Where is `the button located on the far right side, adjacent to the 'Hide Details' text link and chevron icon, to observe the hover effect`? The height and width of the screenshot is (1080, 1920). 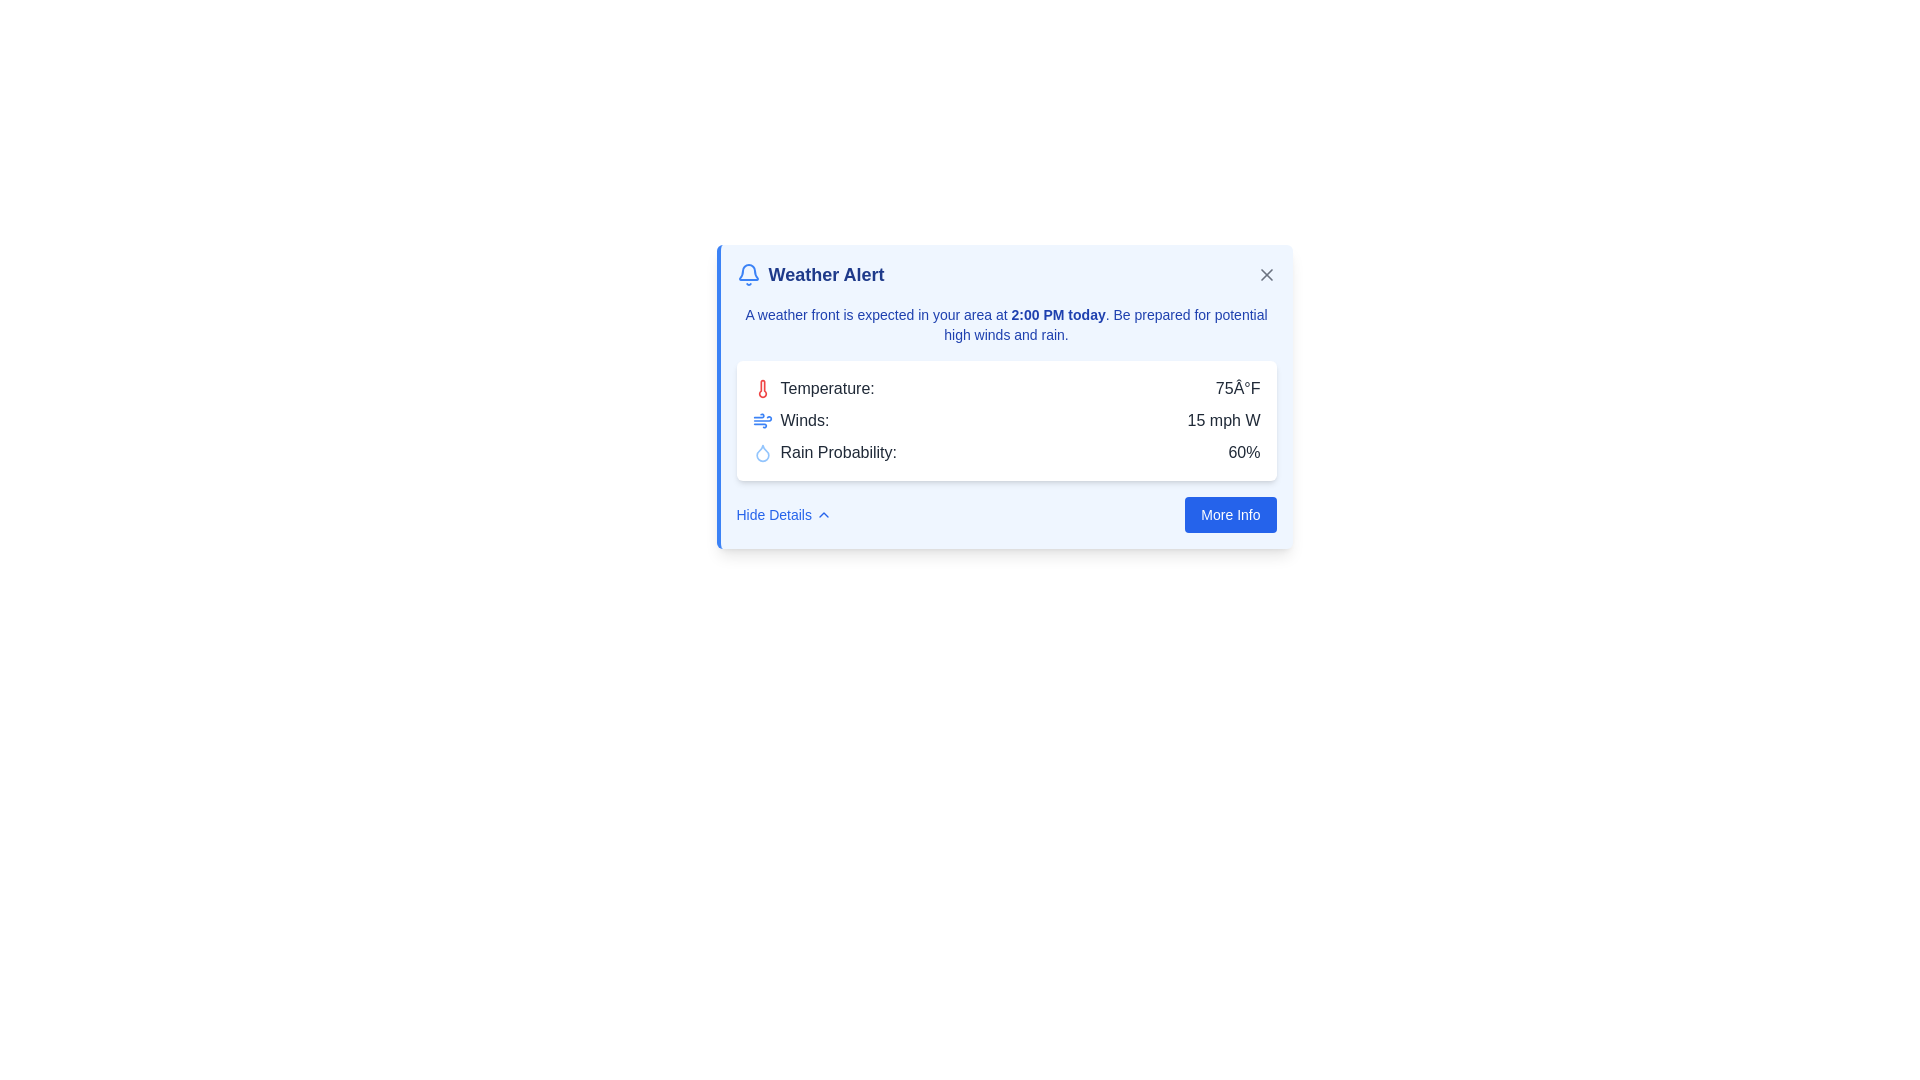 the button located on the far right side, adjacent to the 'Hide Details' text link and chevron icon, to observe the hover effect is located at coordinates (1229, 514).